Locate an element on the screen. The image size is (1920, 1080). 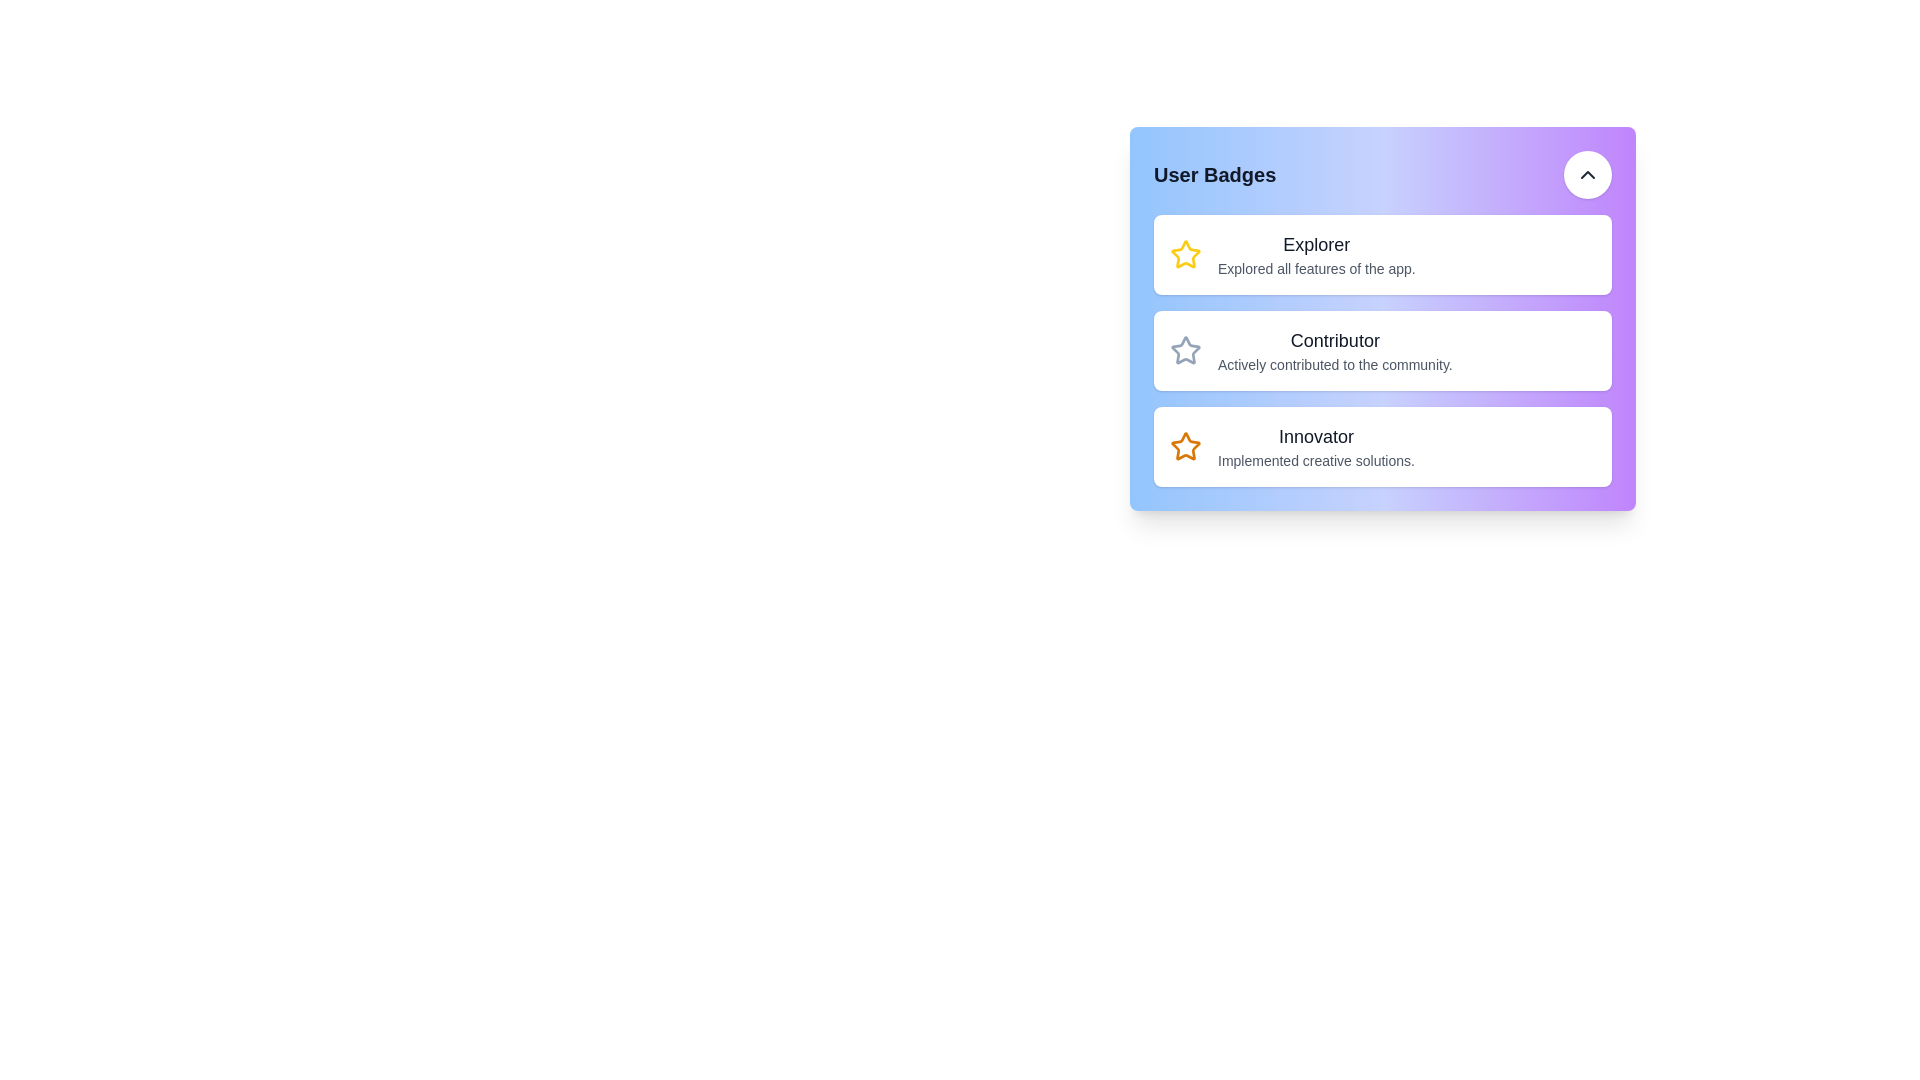
the star-shaped icon with a thin grayish outline located next to the 'Contributor' label is located at coordinates (1185, 350).